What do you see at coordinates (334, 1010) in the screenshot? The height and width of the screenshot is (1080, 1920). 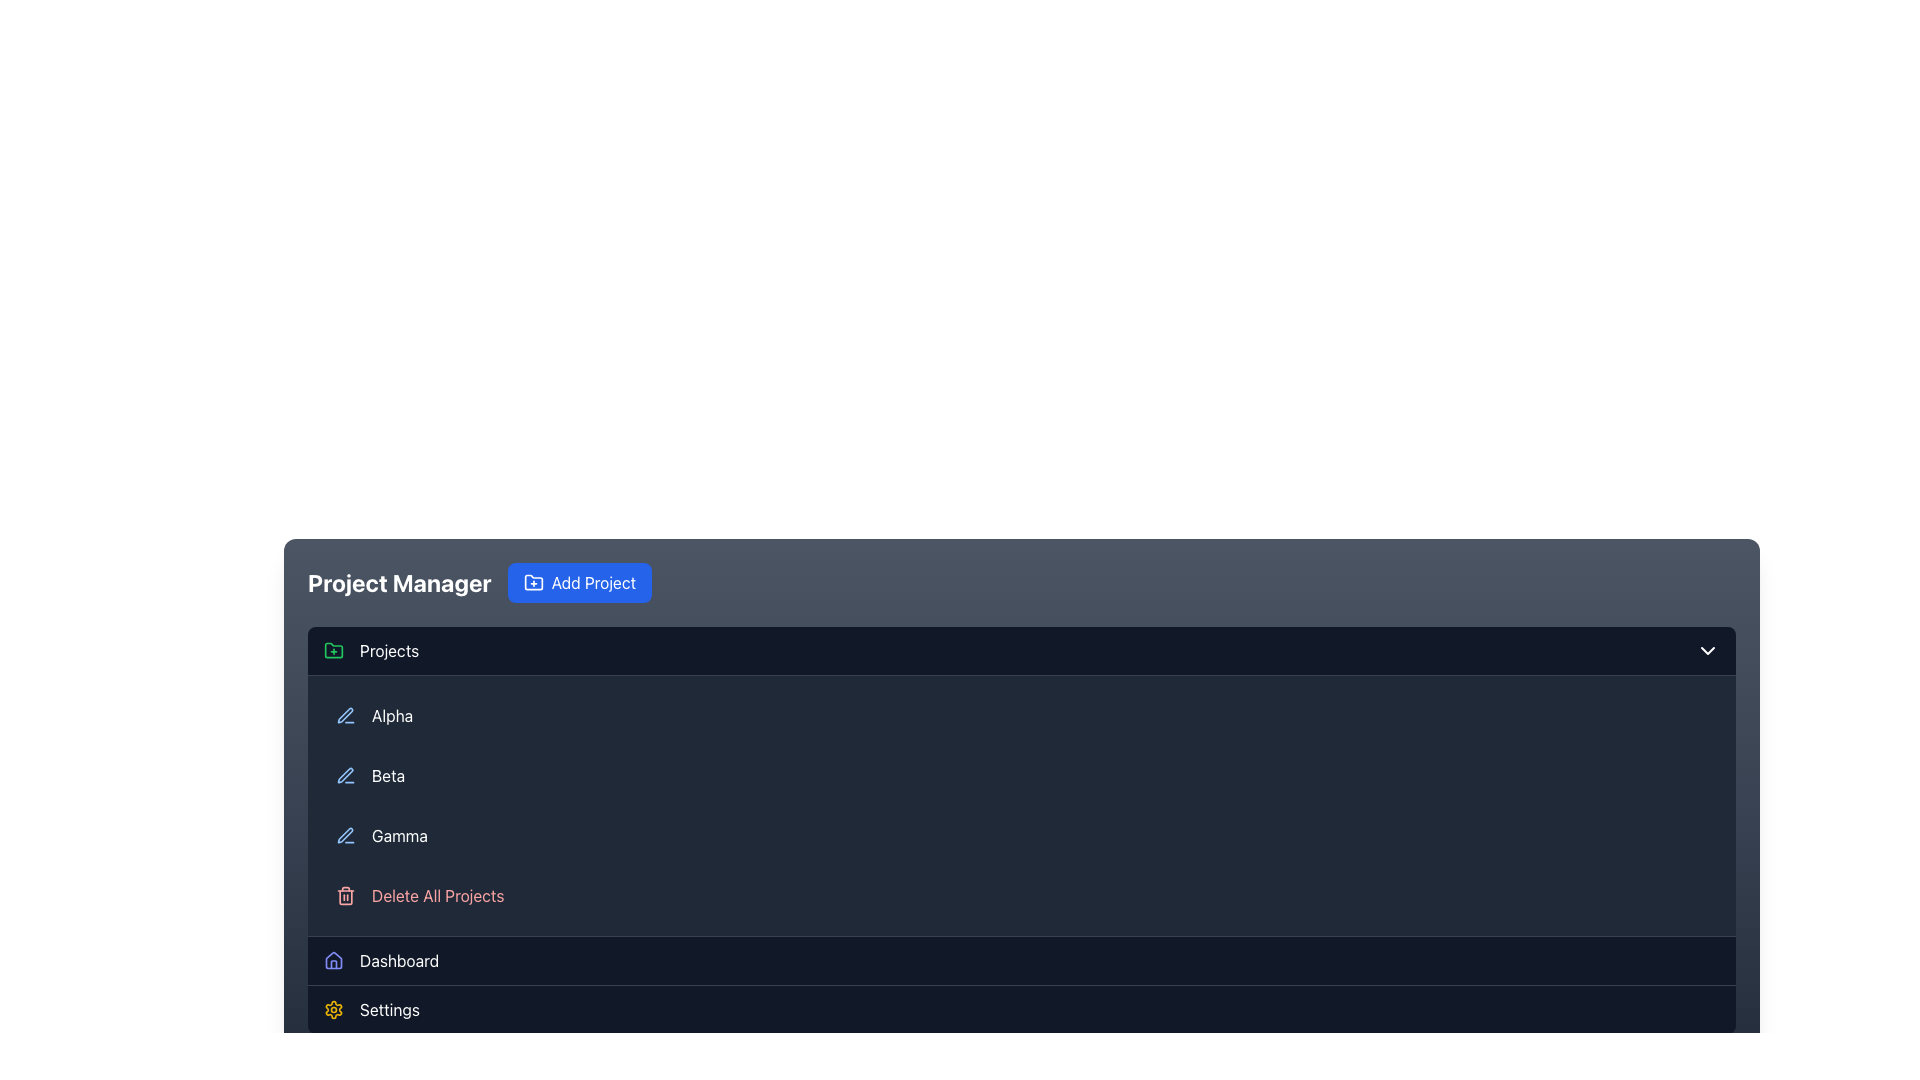 I see `the gear-shaped icon with a yellow fill and black outline, located to the left of the 'Settings' label in the vertical navigation menu` at bounding box center [334, 1010].